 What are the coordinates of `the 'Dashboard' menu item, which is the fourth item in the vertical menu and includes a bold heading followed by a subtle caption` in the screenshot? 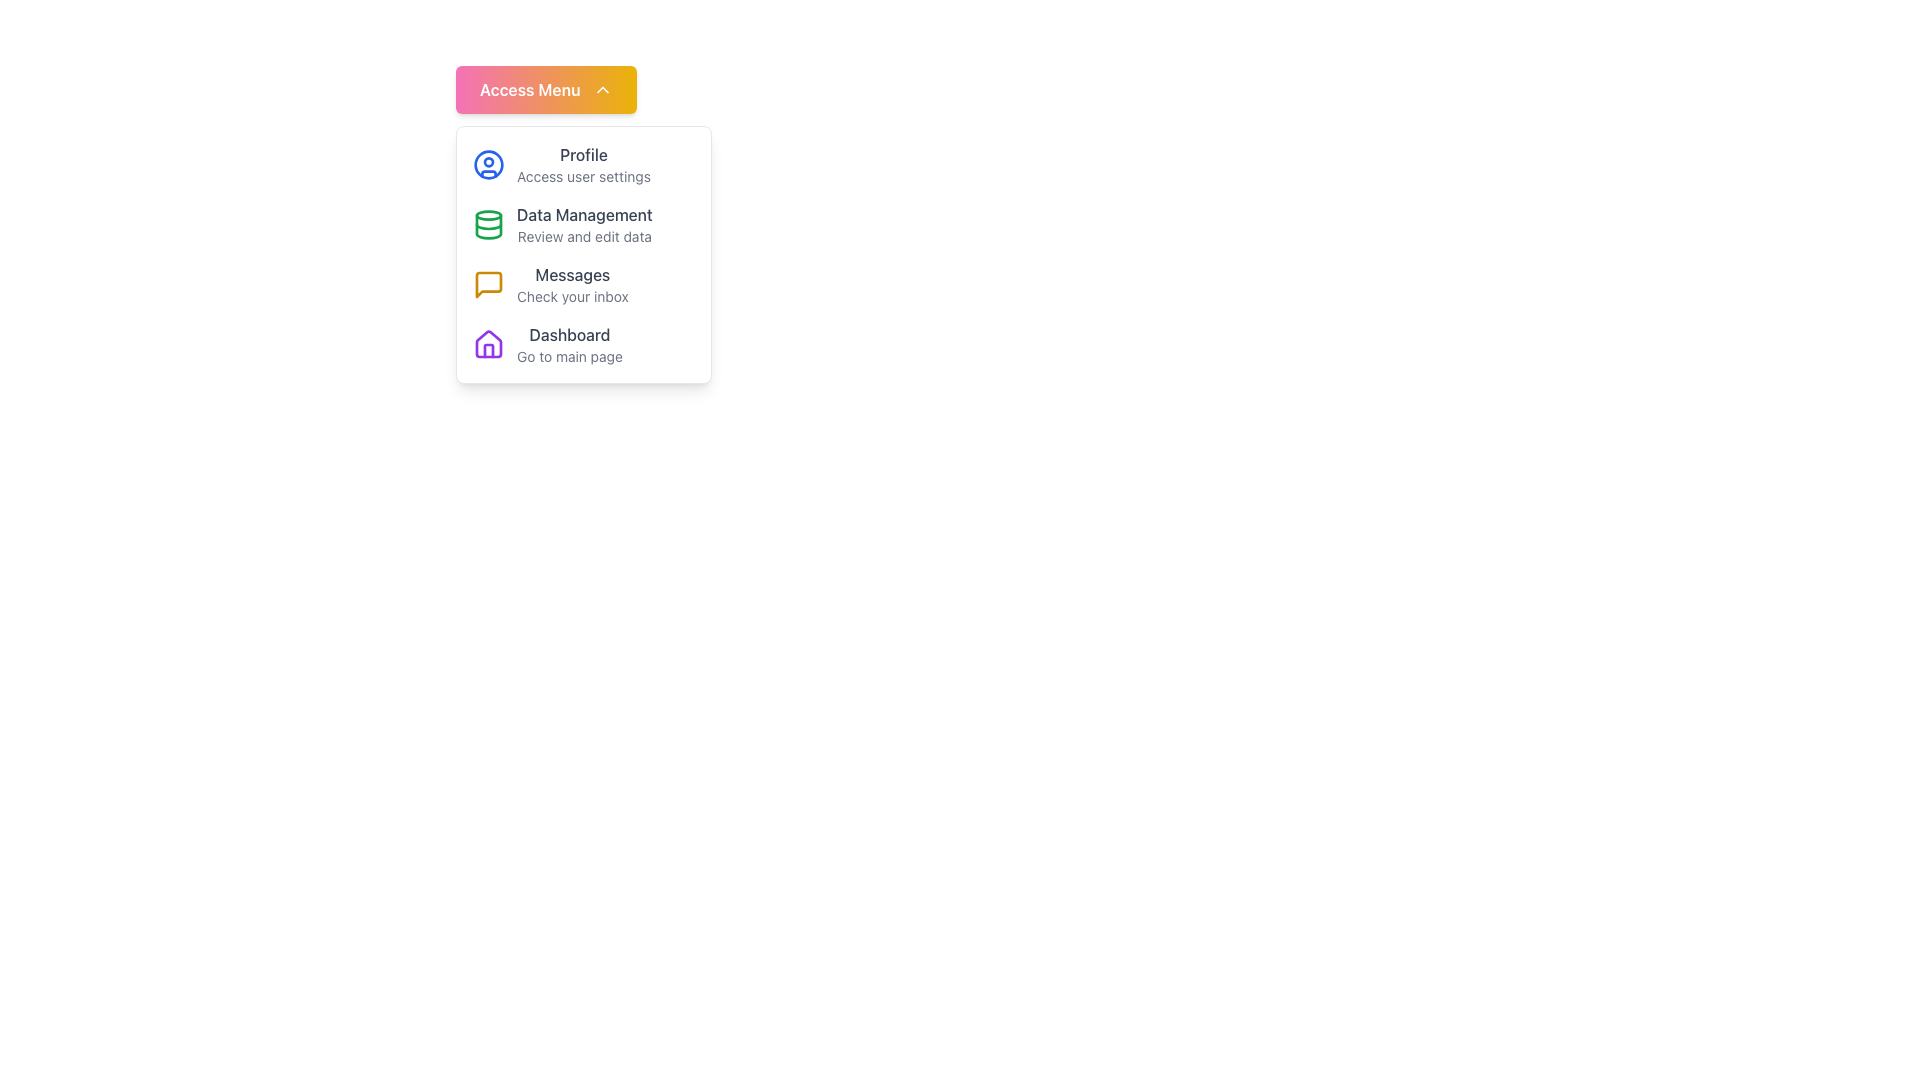 It's located at (568, 343).